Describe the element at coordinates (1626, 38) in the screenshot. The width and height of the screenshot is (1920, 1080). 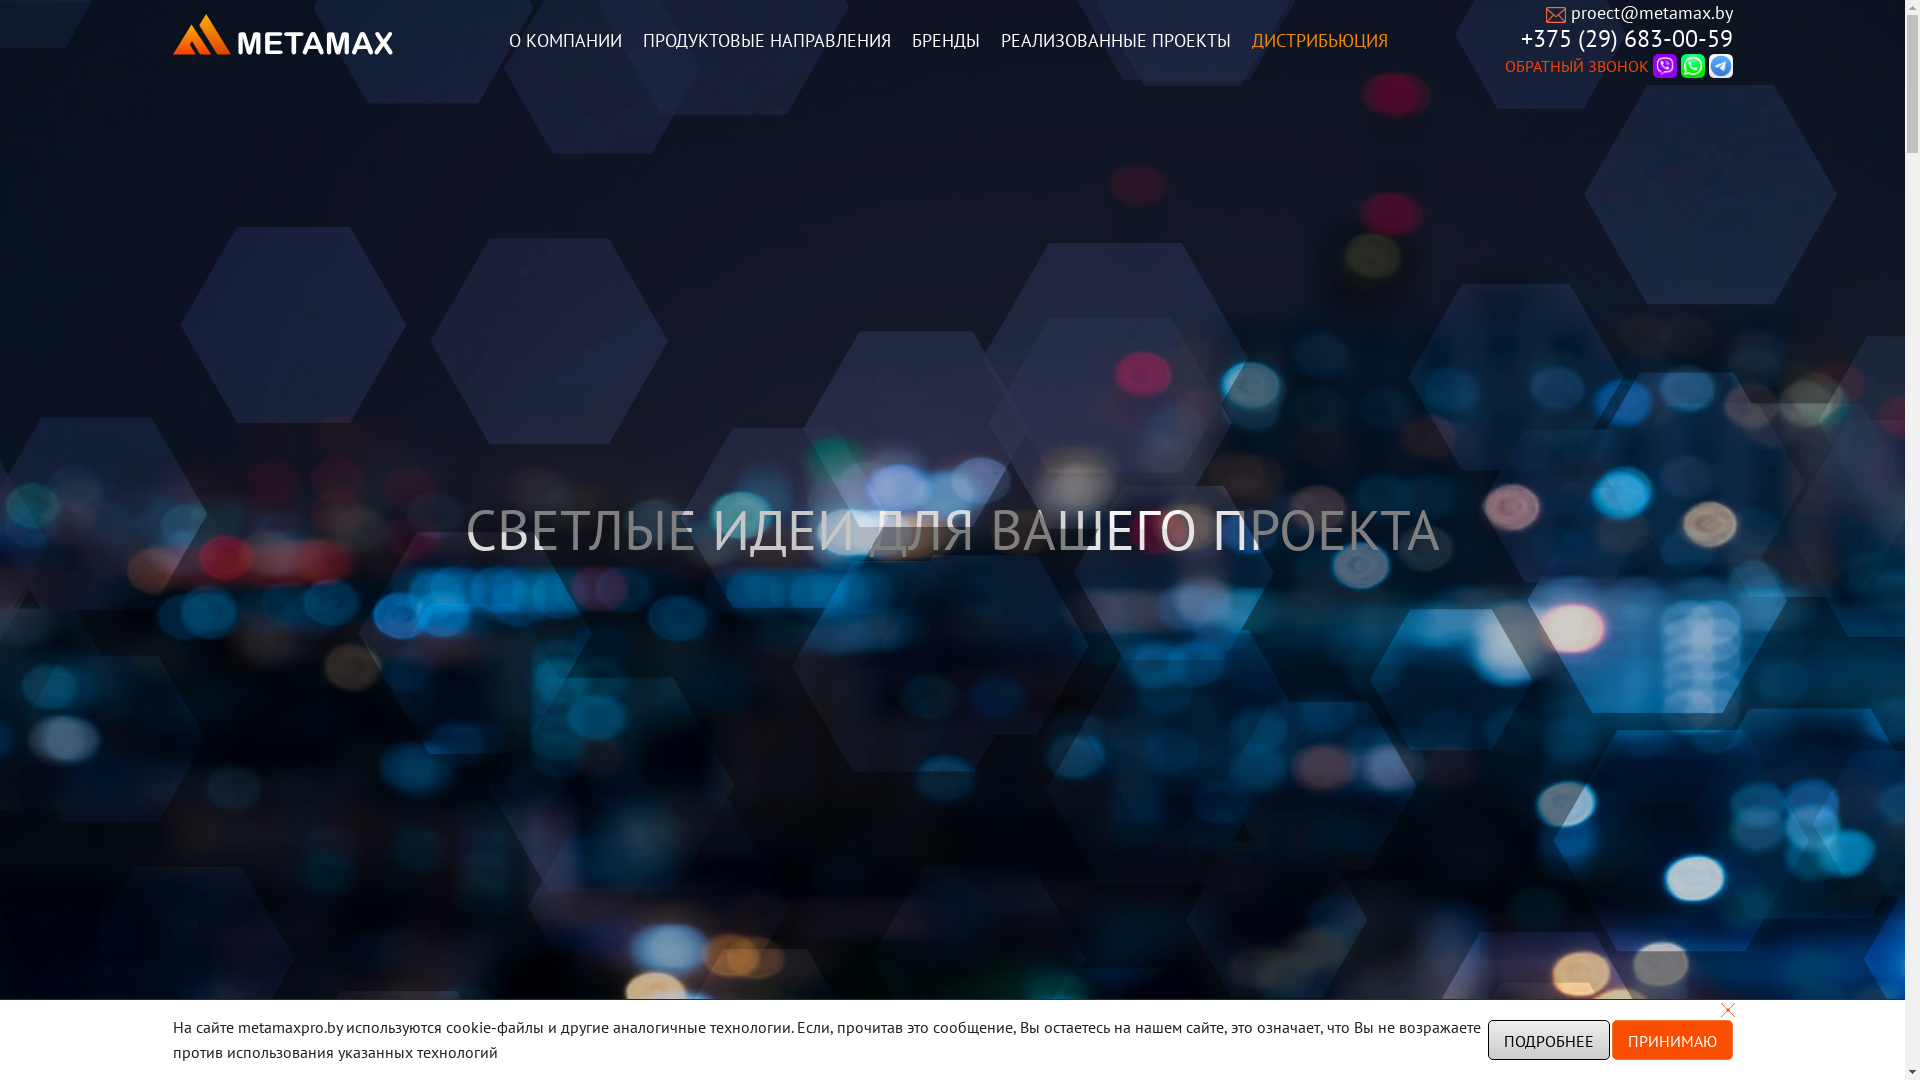
I see `'+375 (29) 683-00-59'` at that location.